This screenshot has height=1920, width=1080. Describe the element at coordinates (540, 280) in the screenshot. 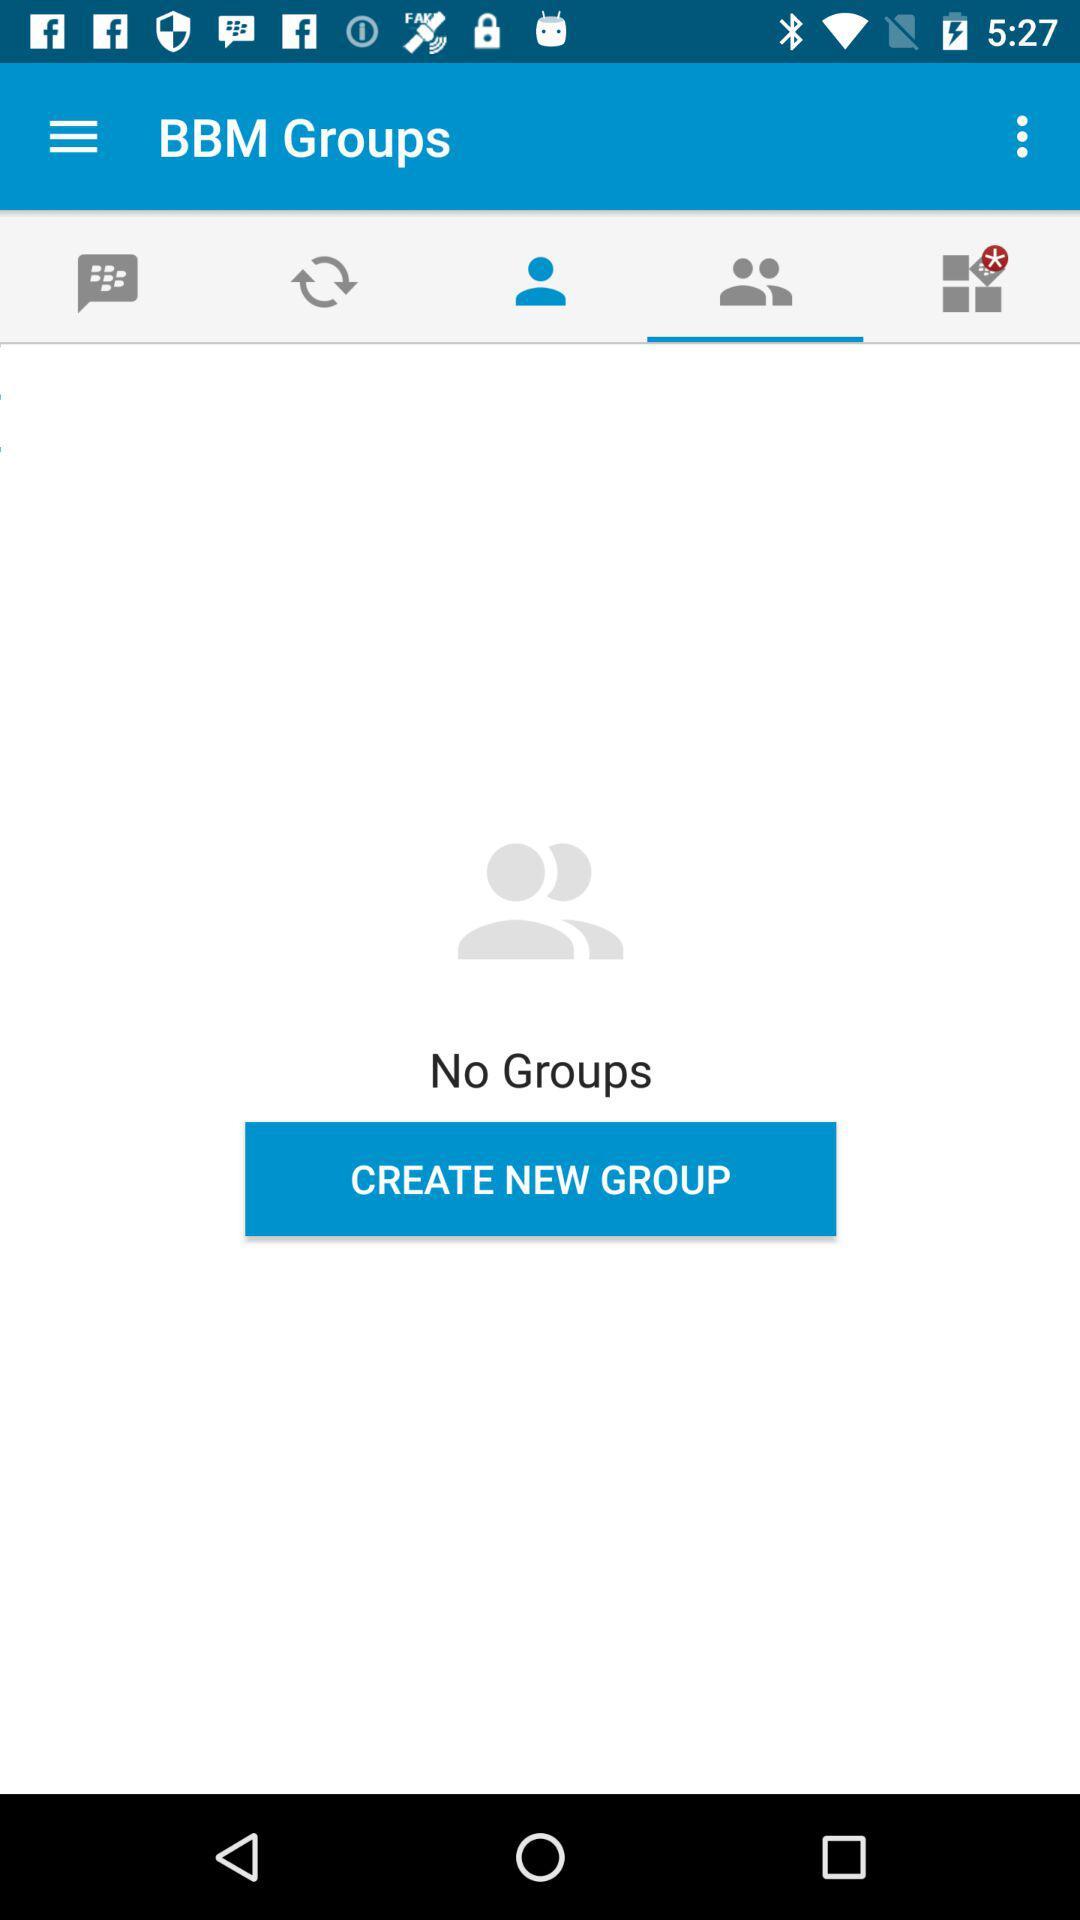

I see `the avatar icon` at that location.